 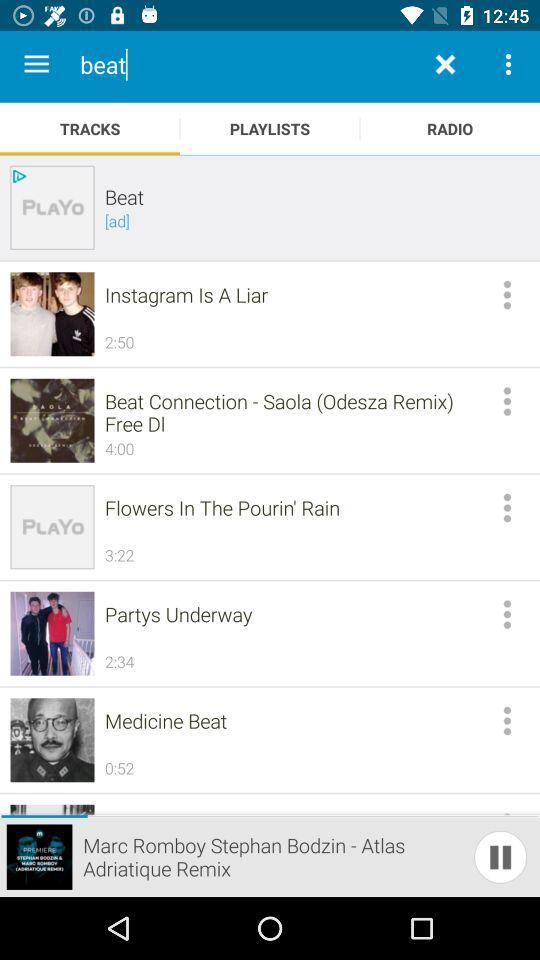 What do you see at coordinates (499, 856) in the screenshot?
I see `the pause icon` at bounding box center [499, 856].